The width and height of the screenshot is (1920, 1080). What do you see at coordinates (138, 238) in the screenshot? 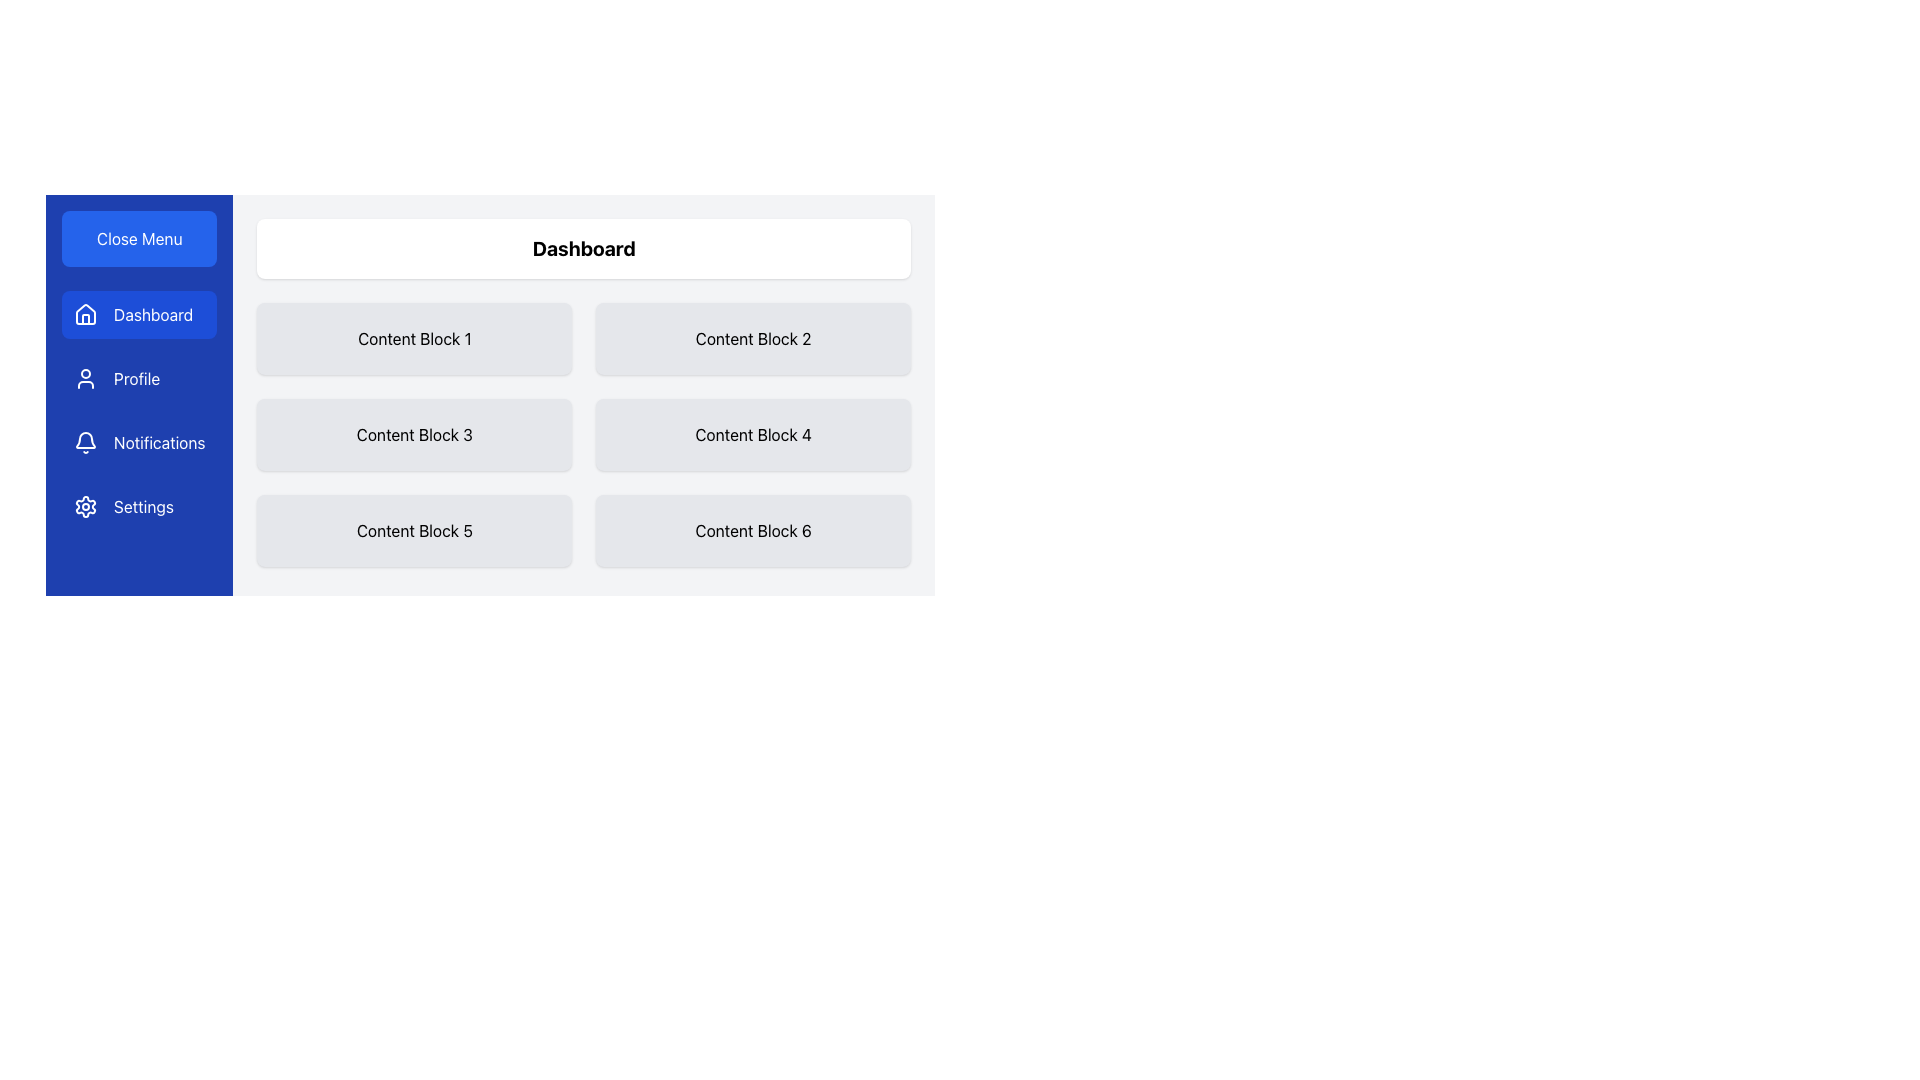
I see `the 'Close Menu' button, which is a rectangular button with white text on a blue background, located at the top of the sidebar` at bounding box center [138, 238].